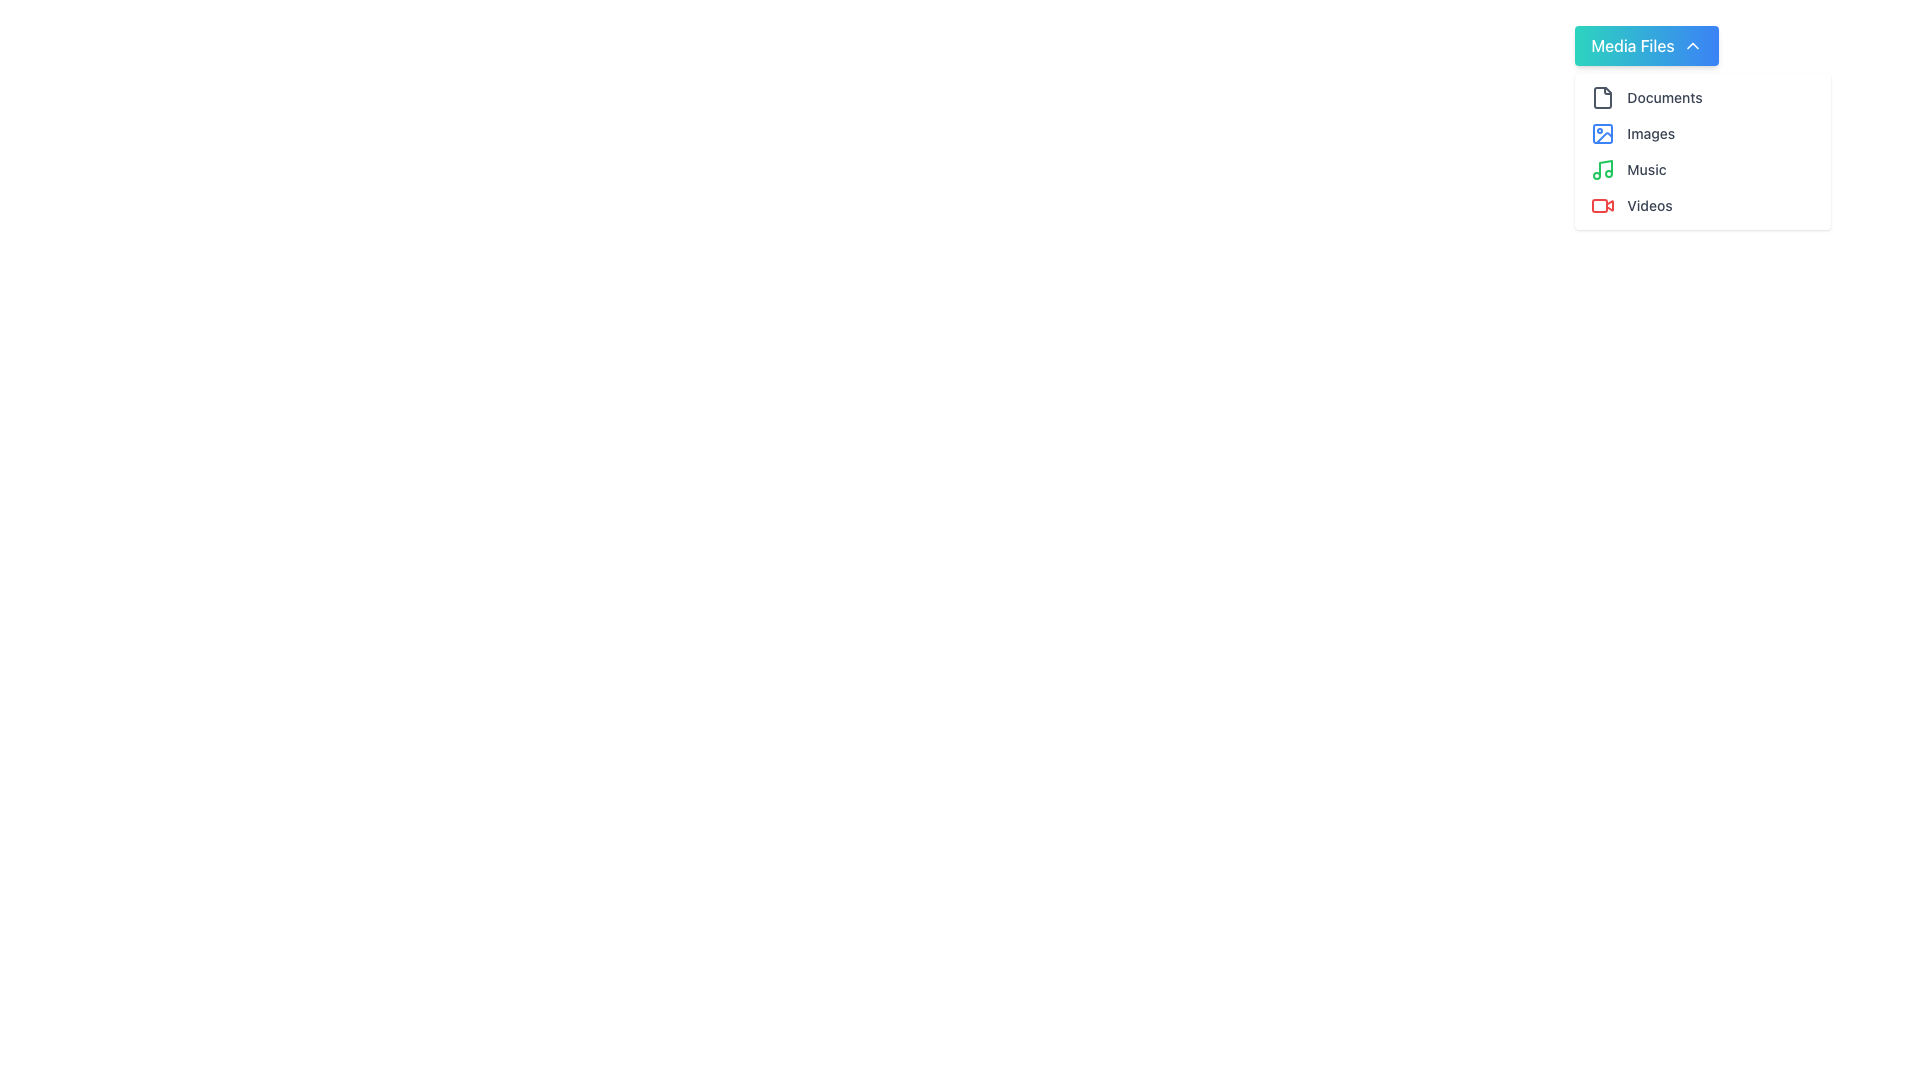  What do you see at coordinates (1610, 205) in the screenshot?
I see `the small red triangle icon resembling a 'Play' symbol located within the 'Videos' button` at bounding box center [1610, 205].